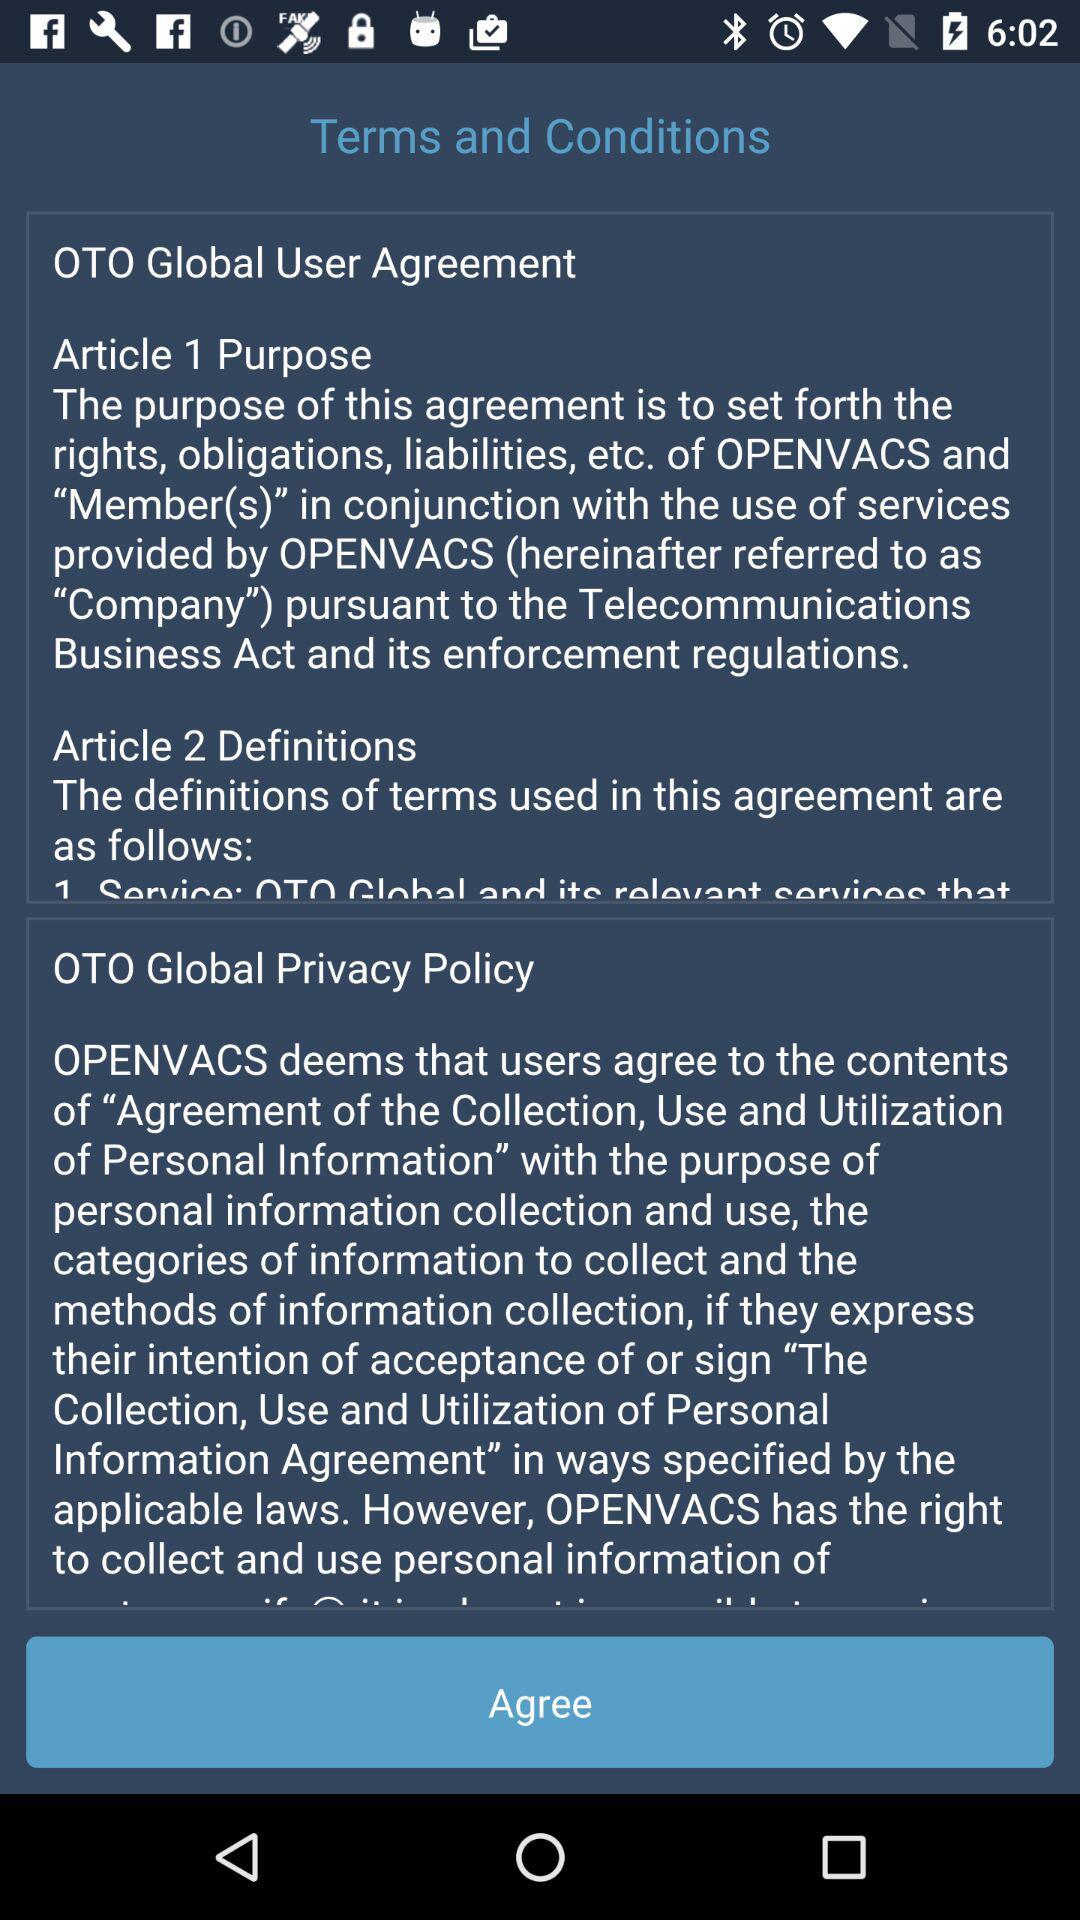 The width and height of the screenshot is (1080, 1920). What do you see at coordinates (540, 557) in the screenshot?
I see `important page` at bounding box center [540, 557].